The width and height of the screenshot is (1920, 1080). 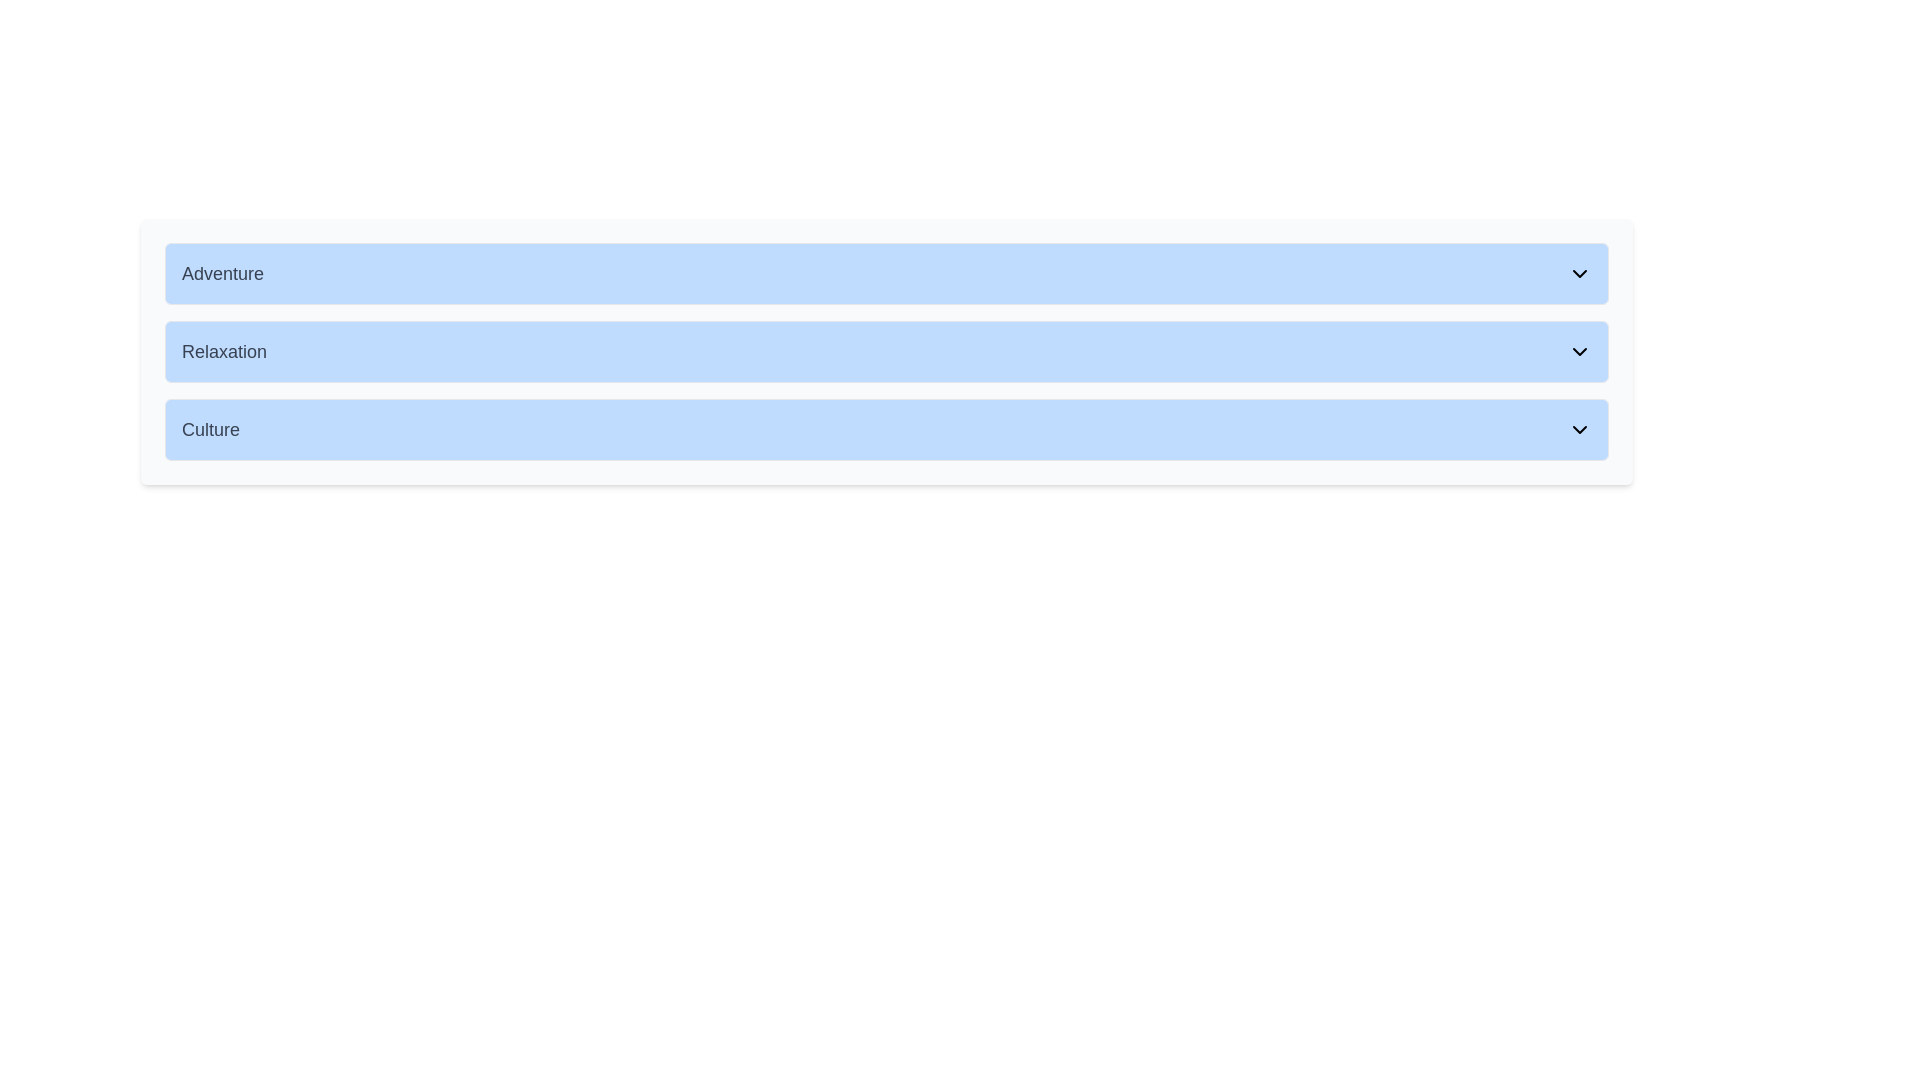 What do you see at coordinates (224, 350) in the screenshot?
I see `text label that says 'Relaxation', which is styled with a gray font on a blue background, located in the middle of the second section from the top` at bounding box center [224, 350].